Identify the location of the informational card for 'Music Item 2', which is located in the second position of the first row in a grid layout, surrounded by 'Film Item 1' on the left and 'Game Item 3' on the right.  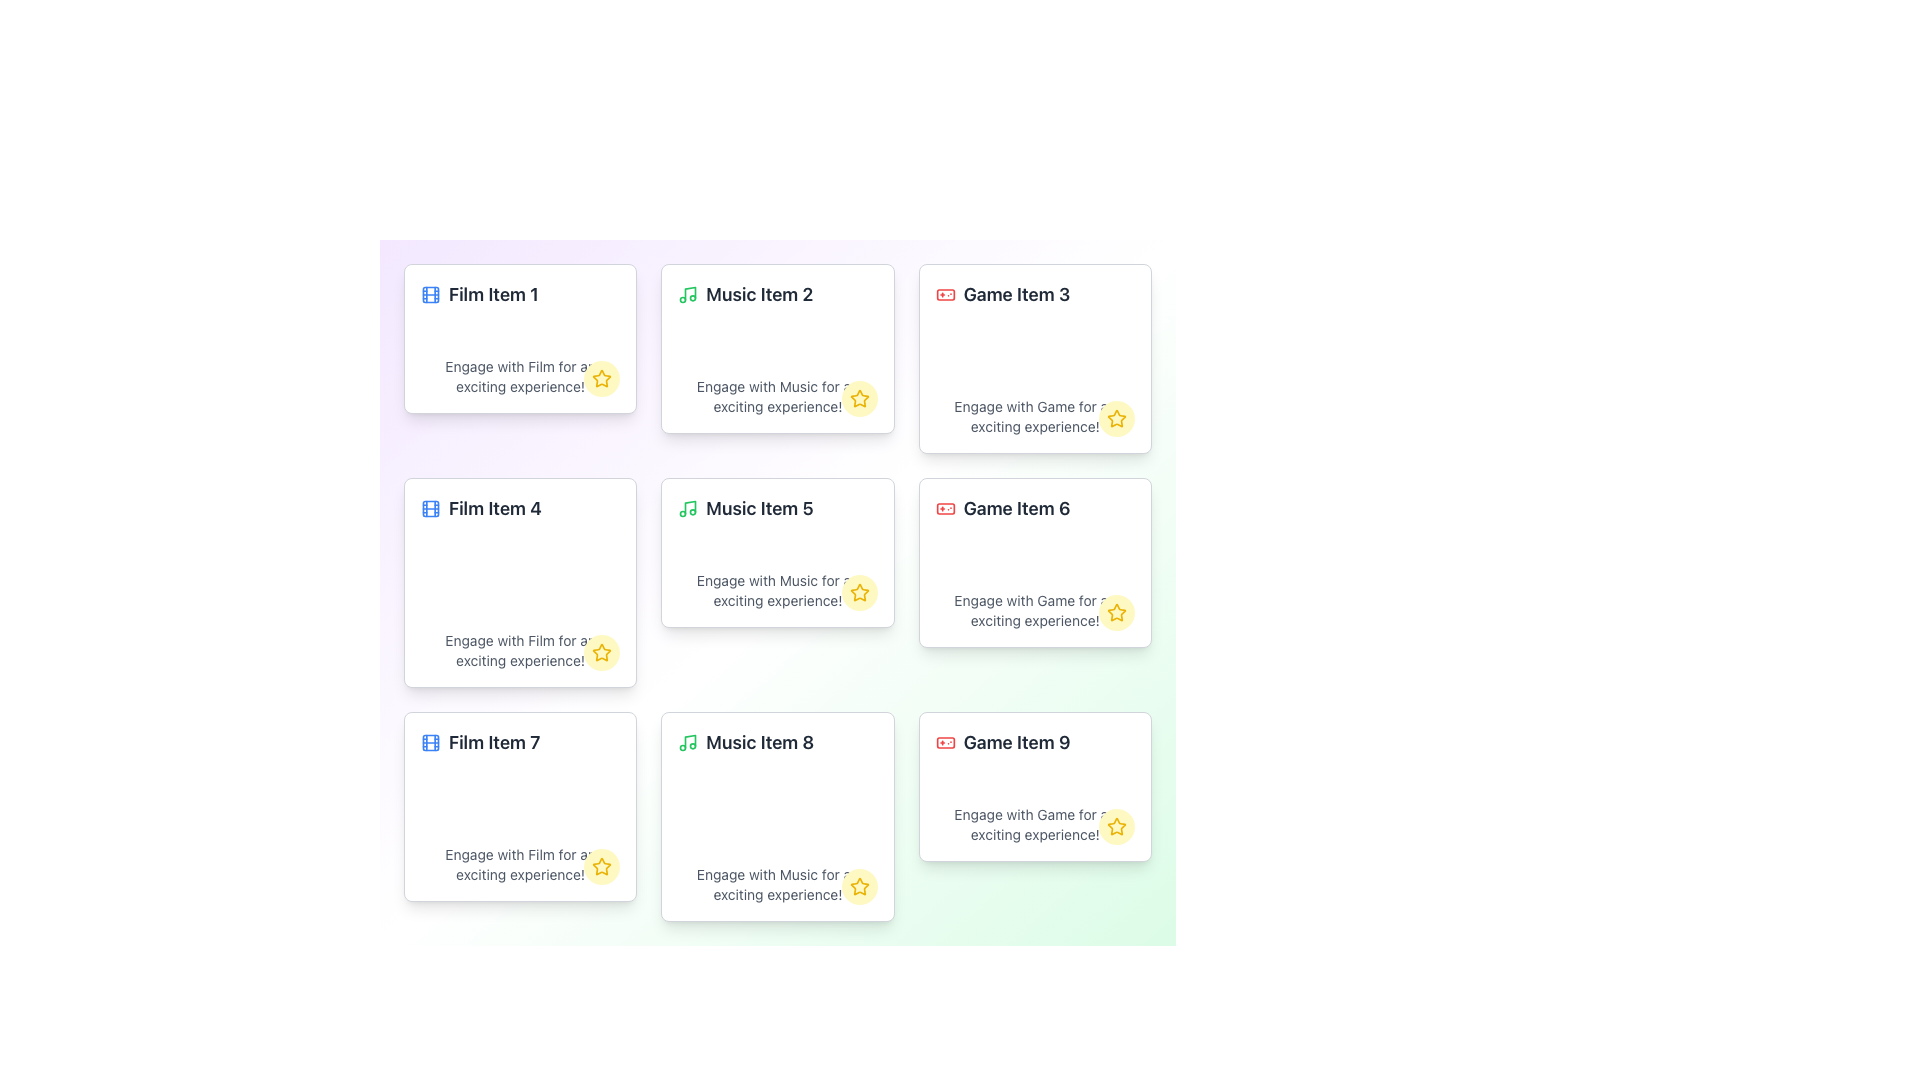
(776, 347).